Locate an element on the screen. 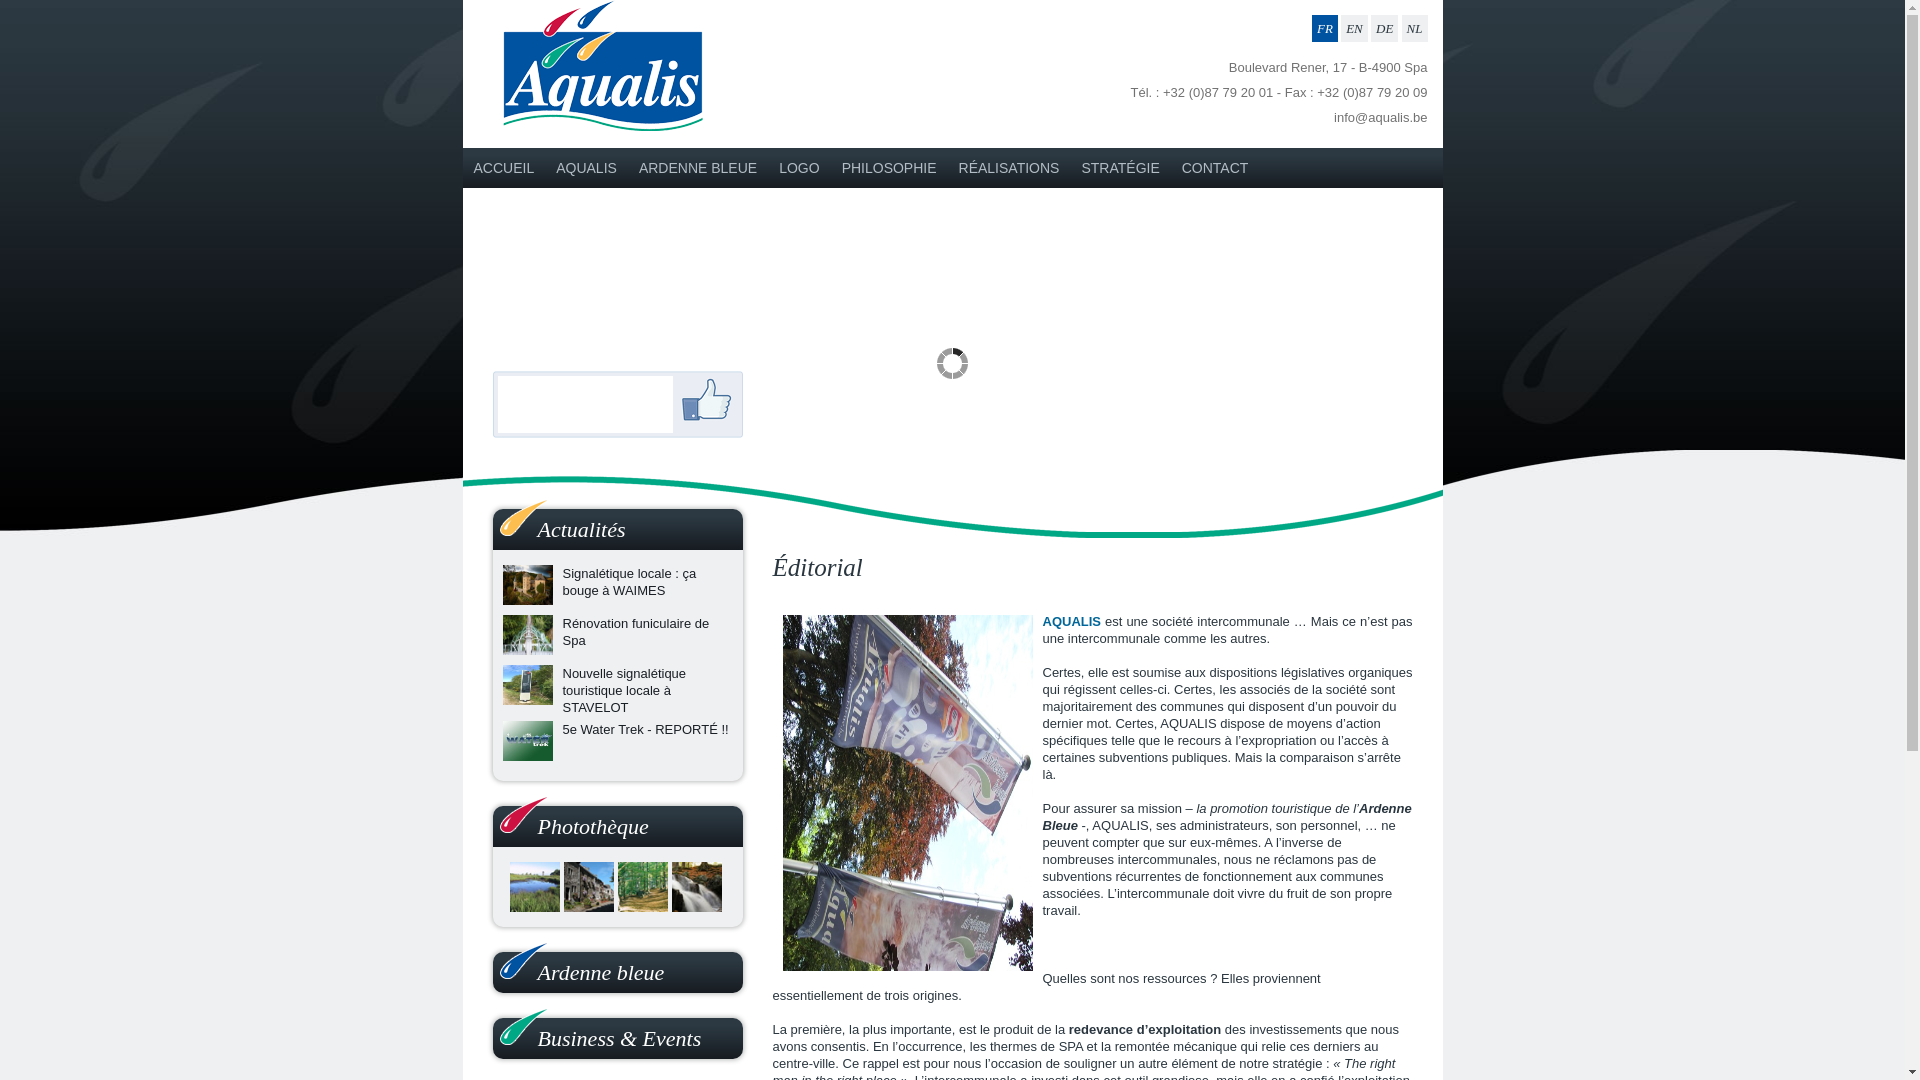 The image size is (1920, 1080). 'ARDENNE BLEUE' is located at coordinates (697, 167).